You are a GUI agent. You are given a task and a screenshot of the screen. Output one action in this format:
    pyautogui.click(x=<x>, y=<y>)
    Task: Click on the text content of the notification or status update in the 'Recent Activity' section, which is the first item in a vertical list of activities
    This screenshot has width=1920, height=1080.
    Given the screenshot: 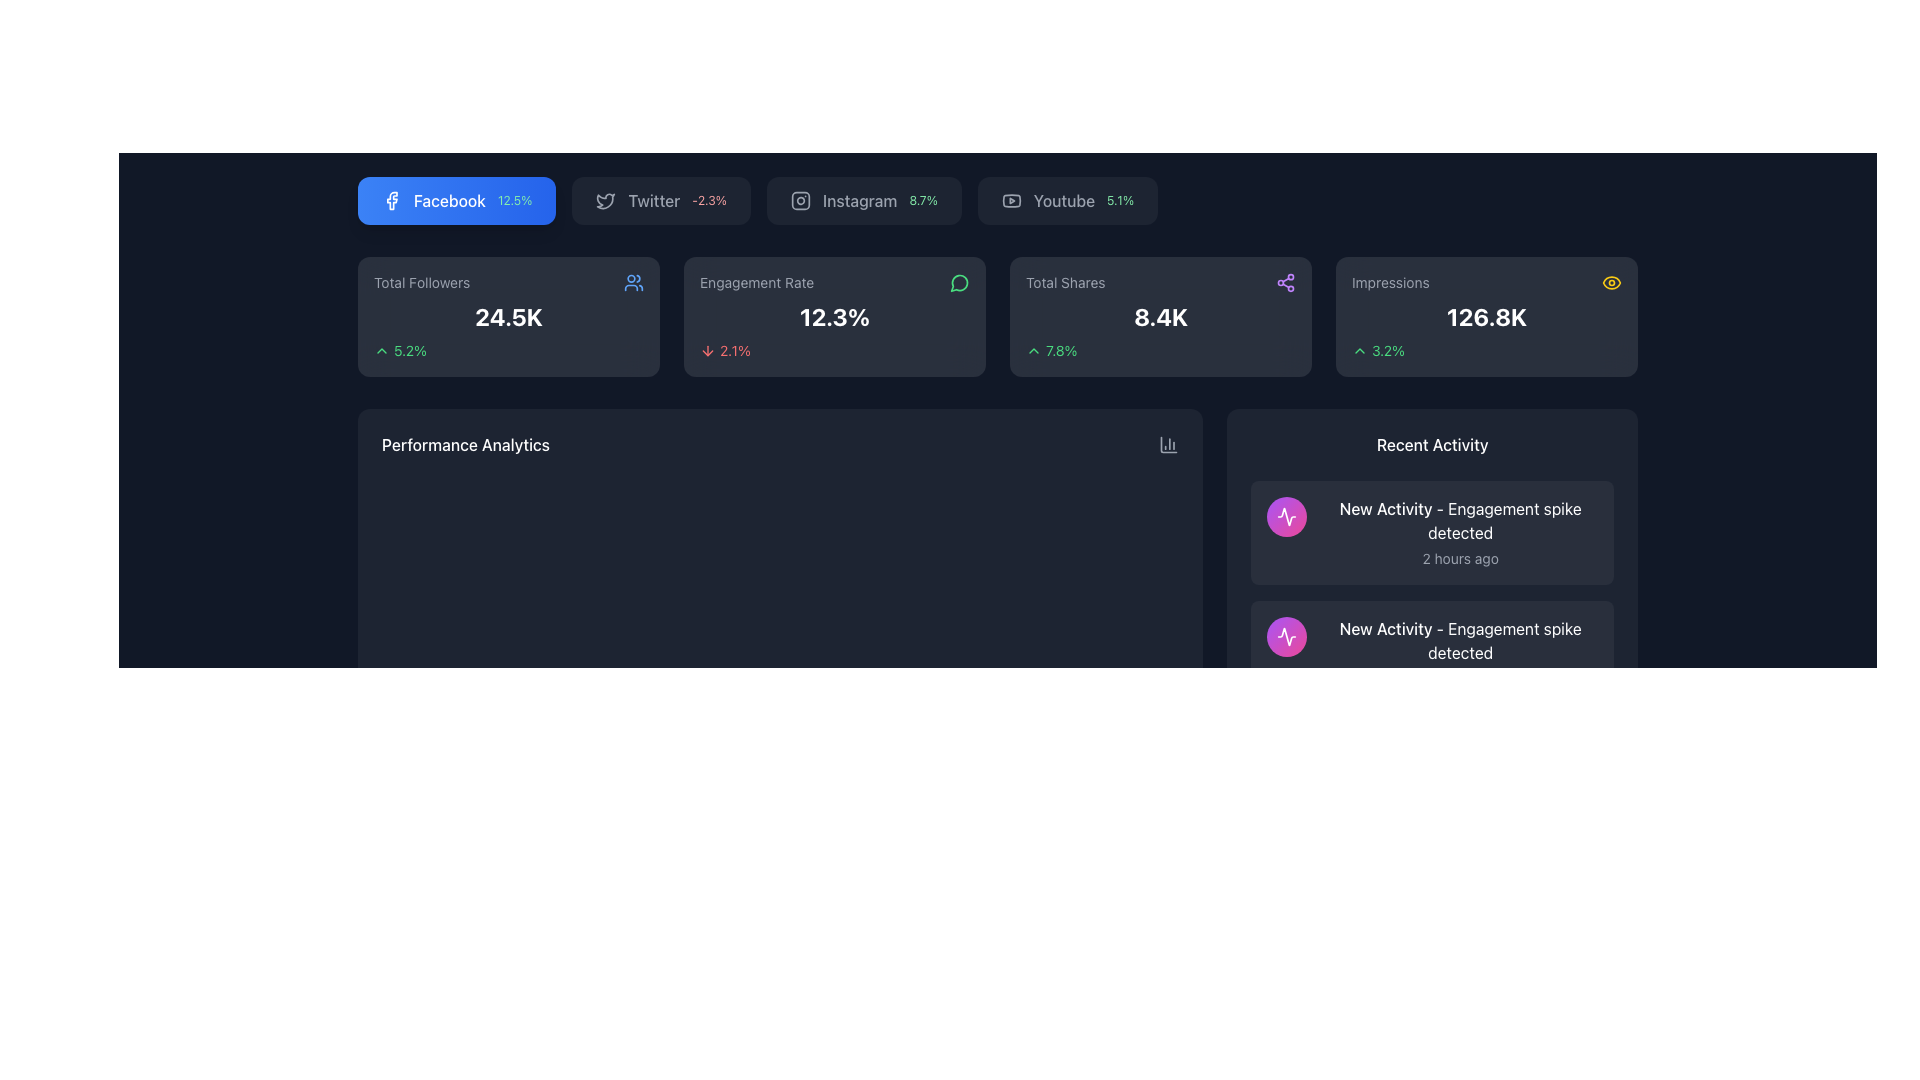 What is the action you would take?
    pyautogui.click(x=1460, y=519)
    